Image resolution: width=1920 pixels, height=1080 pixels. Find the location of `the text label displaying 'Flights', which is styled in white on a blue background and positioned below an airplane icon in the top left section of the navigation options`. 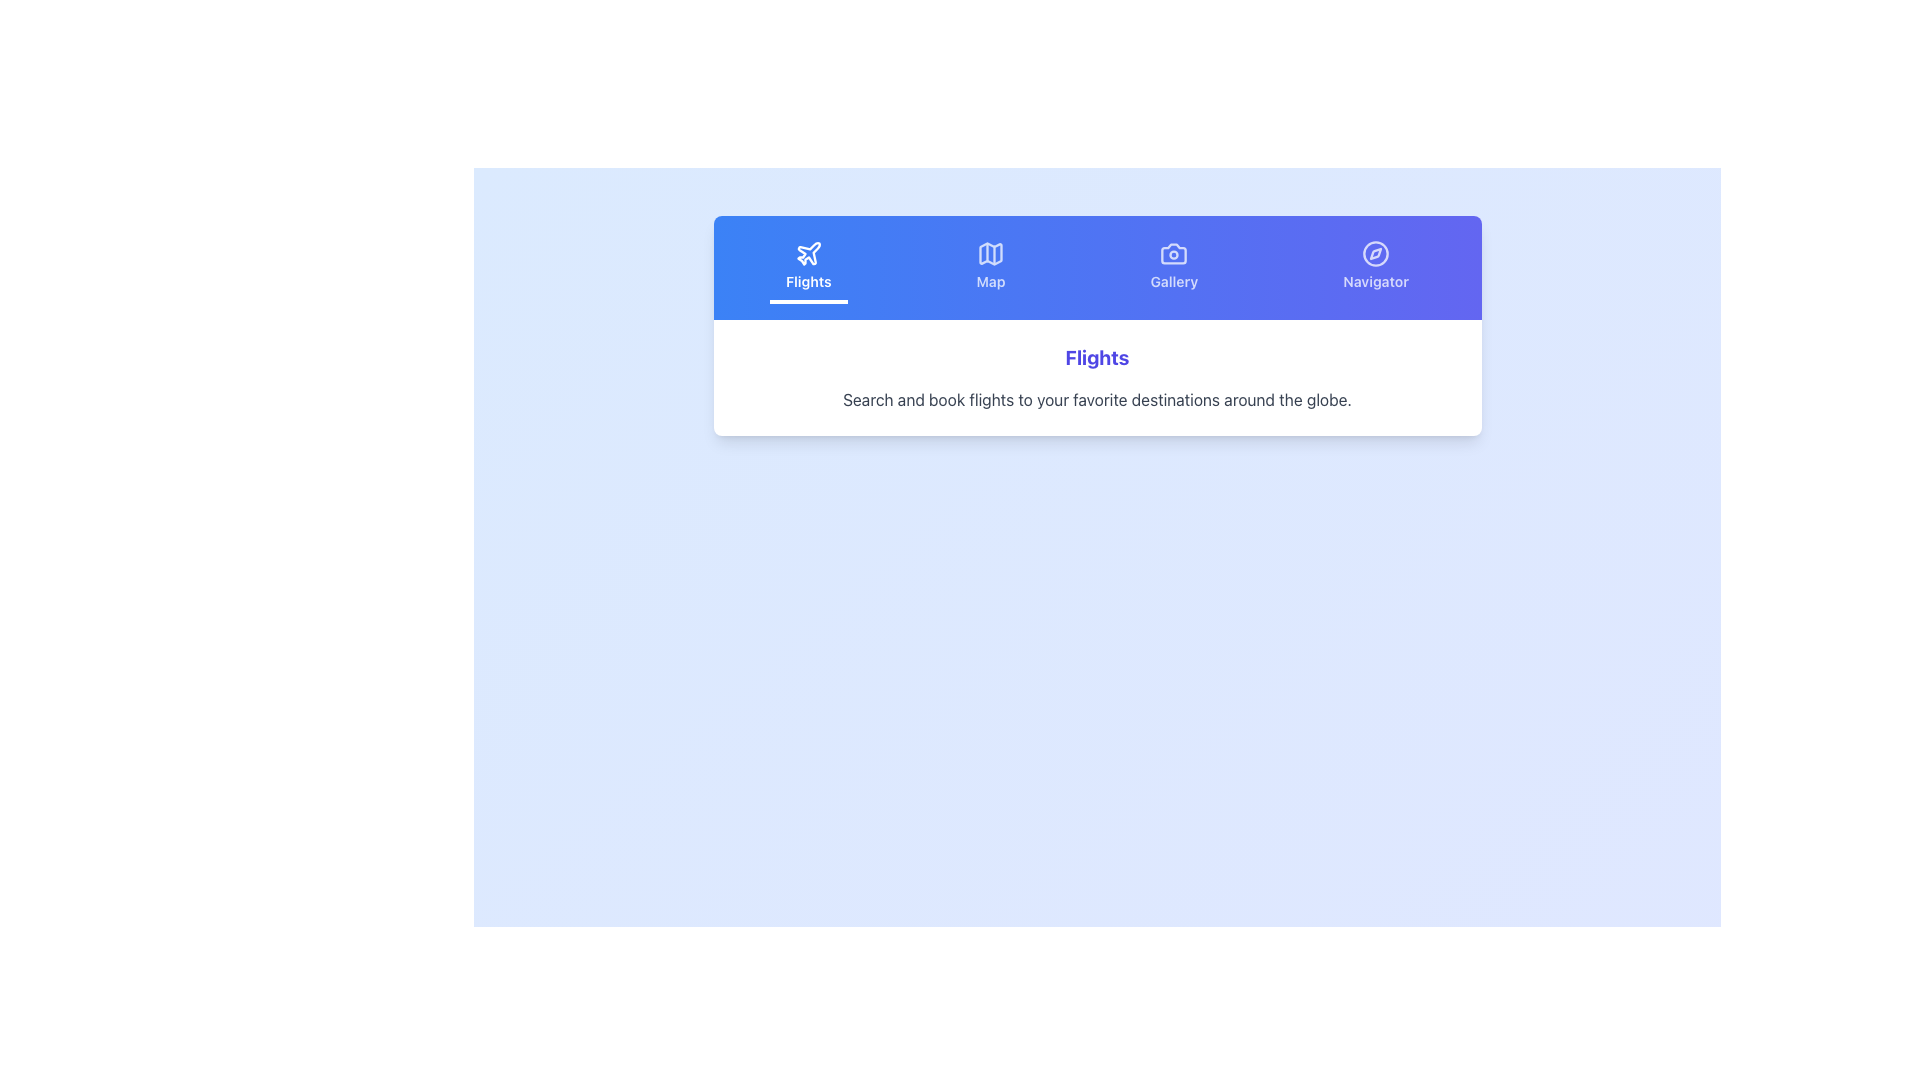

the text label displaying 'Flights', which is styled in white on a blue background and positioned below an airplane icon in the top left section of the navigation options is located at coordinates (808, 281).